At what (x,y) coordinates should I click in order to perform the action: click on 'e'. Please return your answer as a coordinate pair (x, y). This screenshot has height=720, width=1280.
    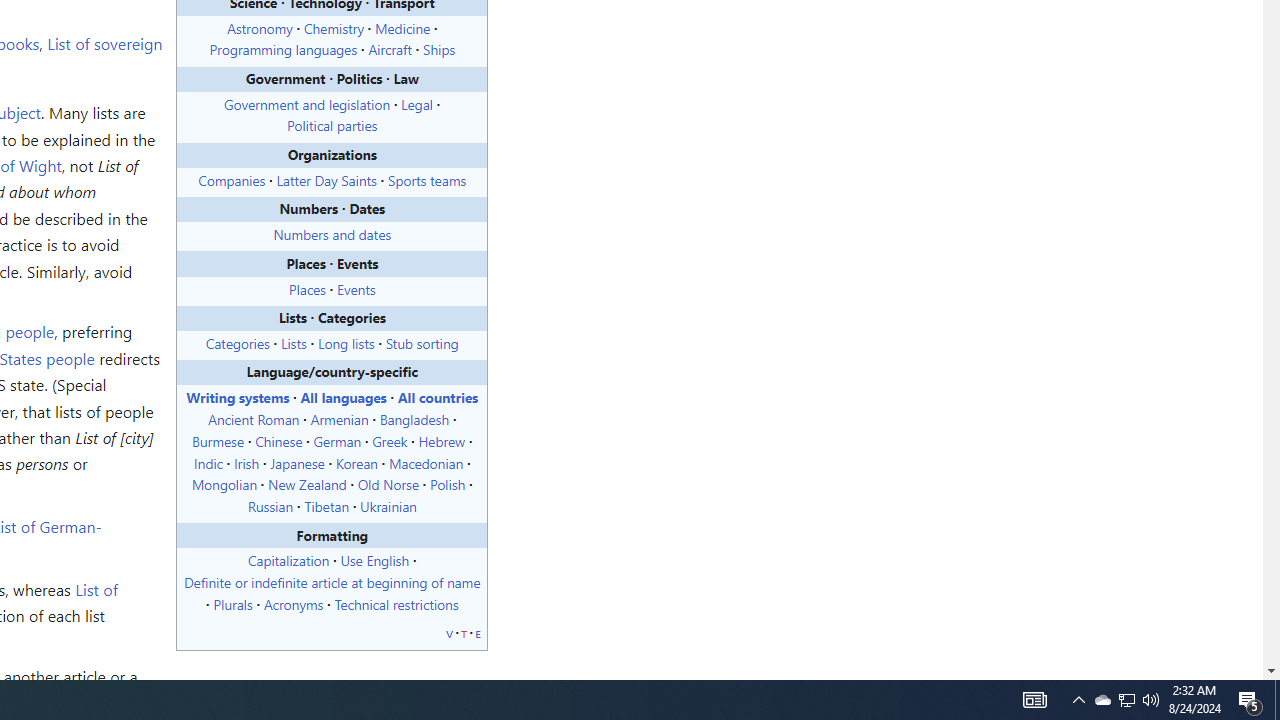
    Looking at the image, I should click on (476, 632).